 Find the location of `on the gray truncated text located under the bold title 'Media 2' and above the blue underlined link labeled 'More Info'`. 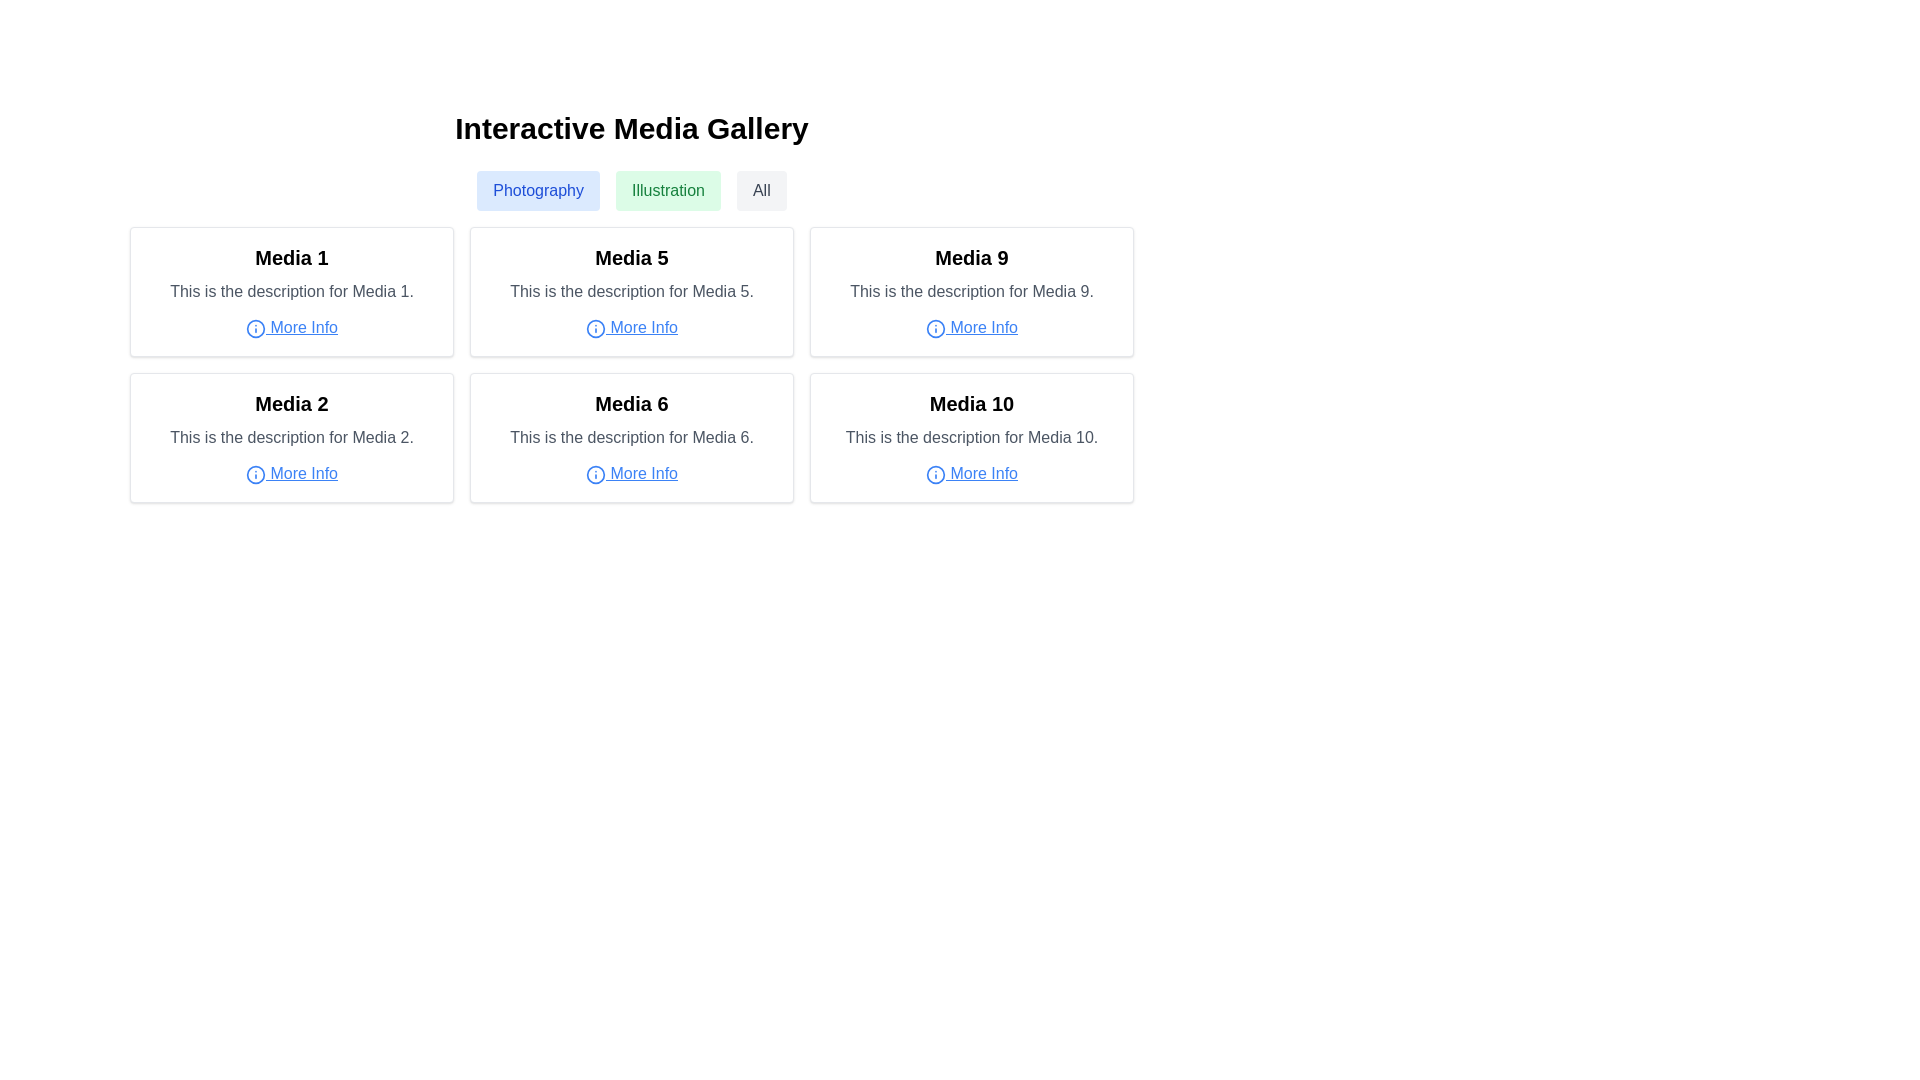

on the gray truncated text located under the bold title 'Media 2' and above the blue underlined link labeled 'More Info' is located at coordinates (291, 437).